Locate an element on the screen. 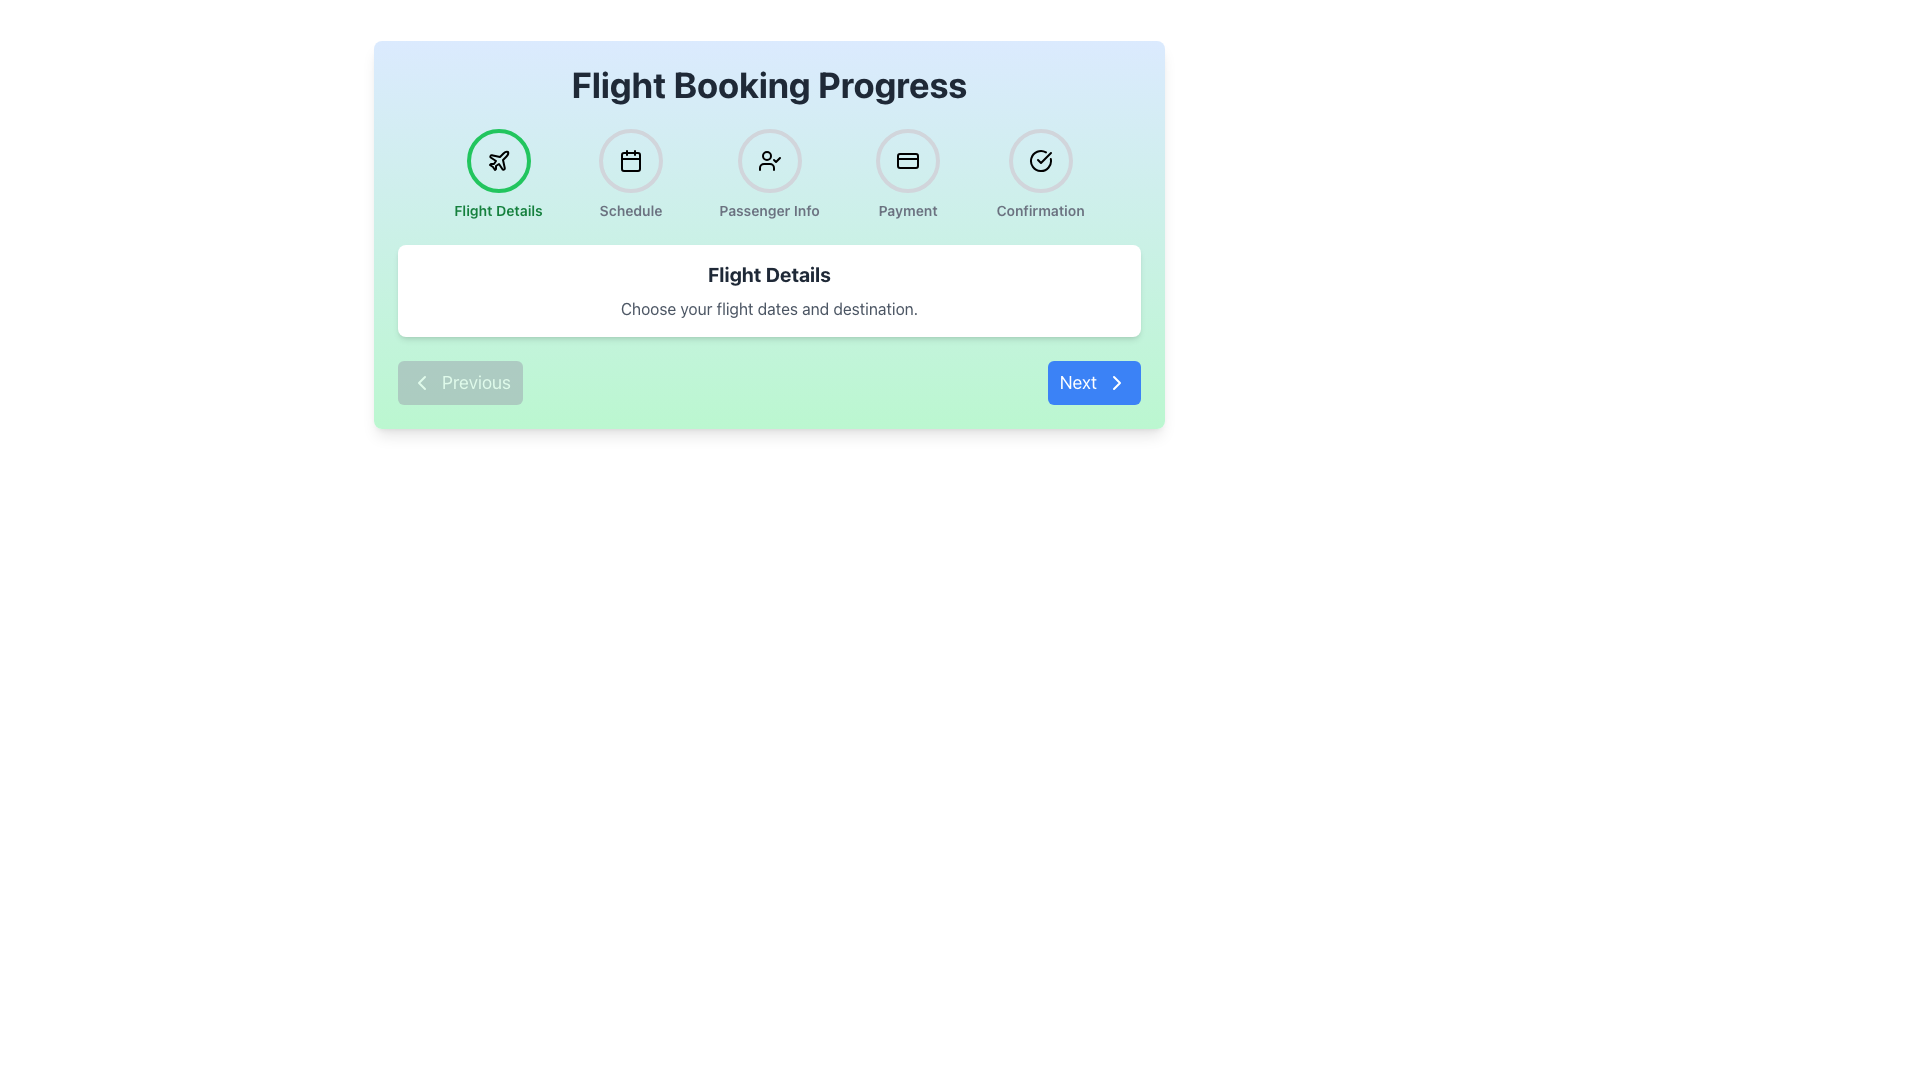 This screenshot has width=1920, height=1080. the chevron icon of the 'Previous' button located in the bottom-left corner of the main interface is located at coordinates (421, 382).